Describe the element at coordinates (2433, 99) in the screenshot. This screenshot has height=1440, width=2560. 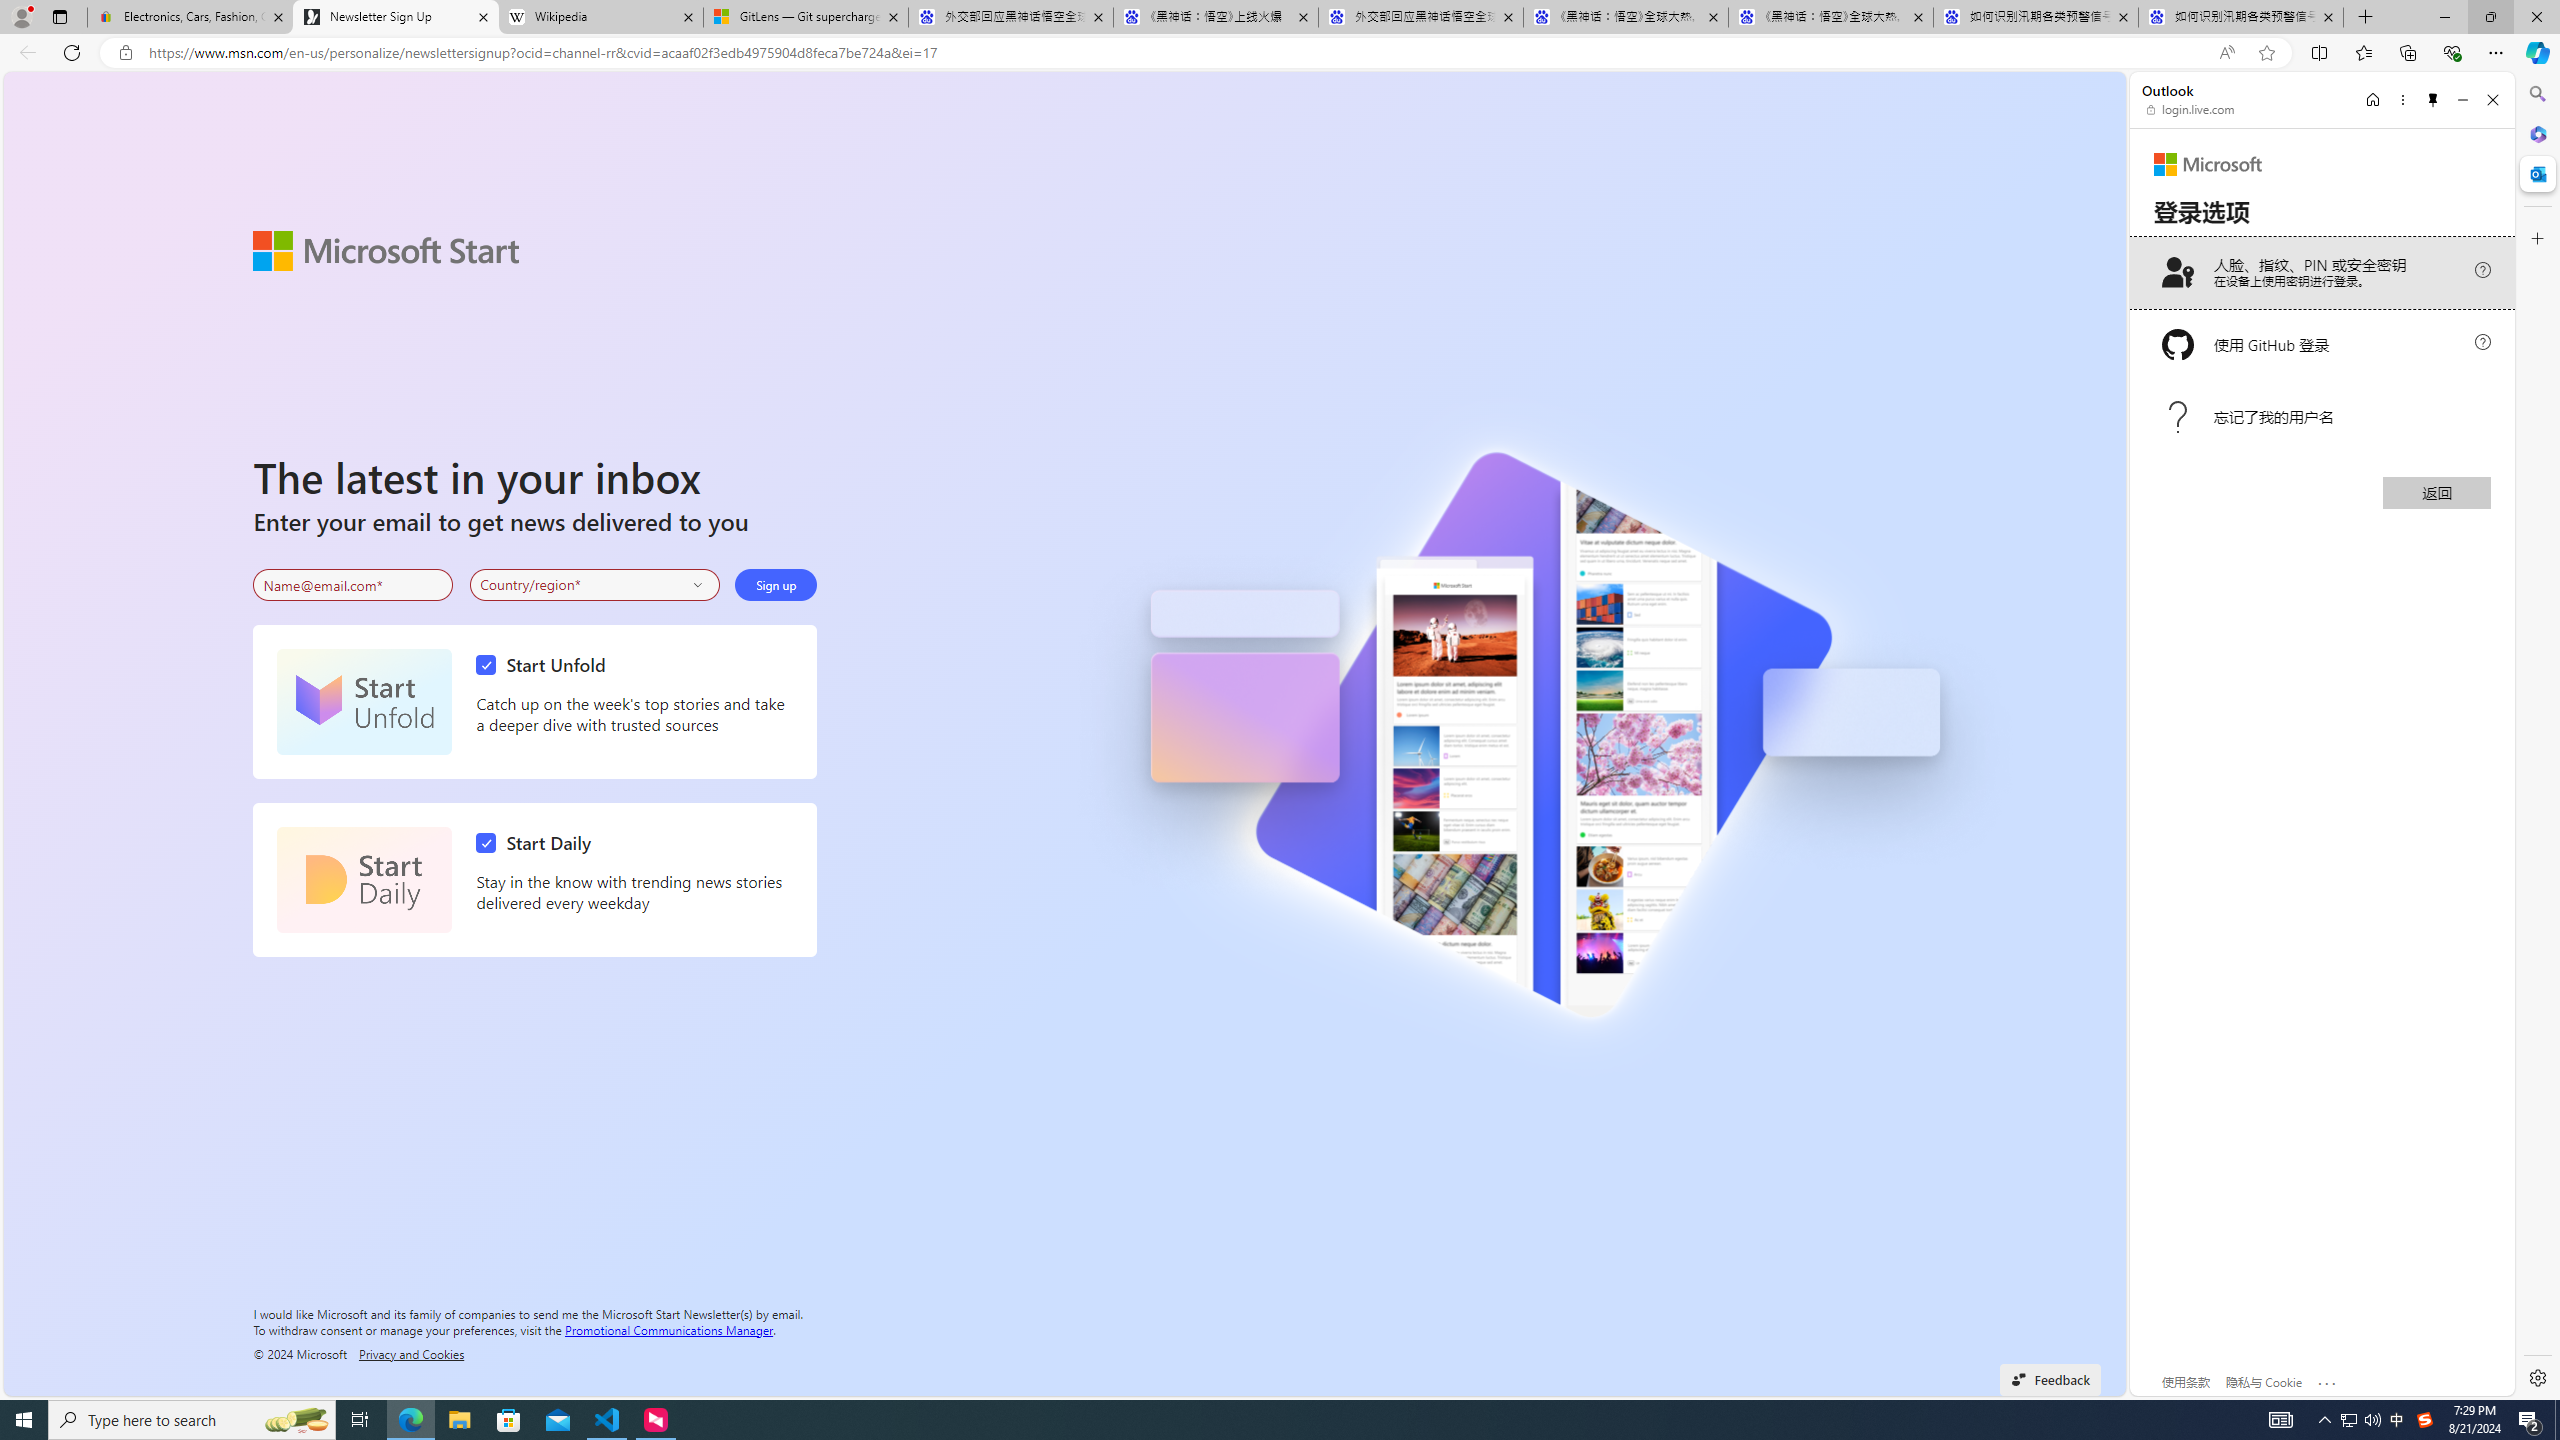
I see `'Unpin side pane'` at that location.